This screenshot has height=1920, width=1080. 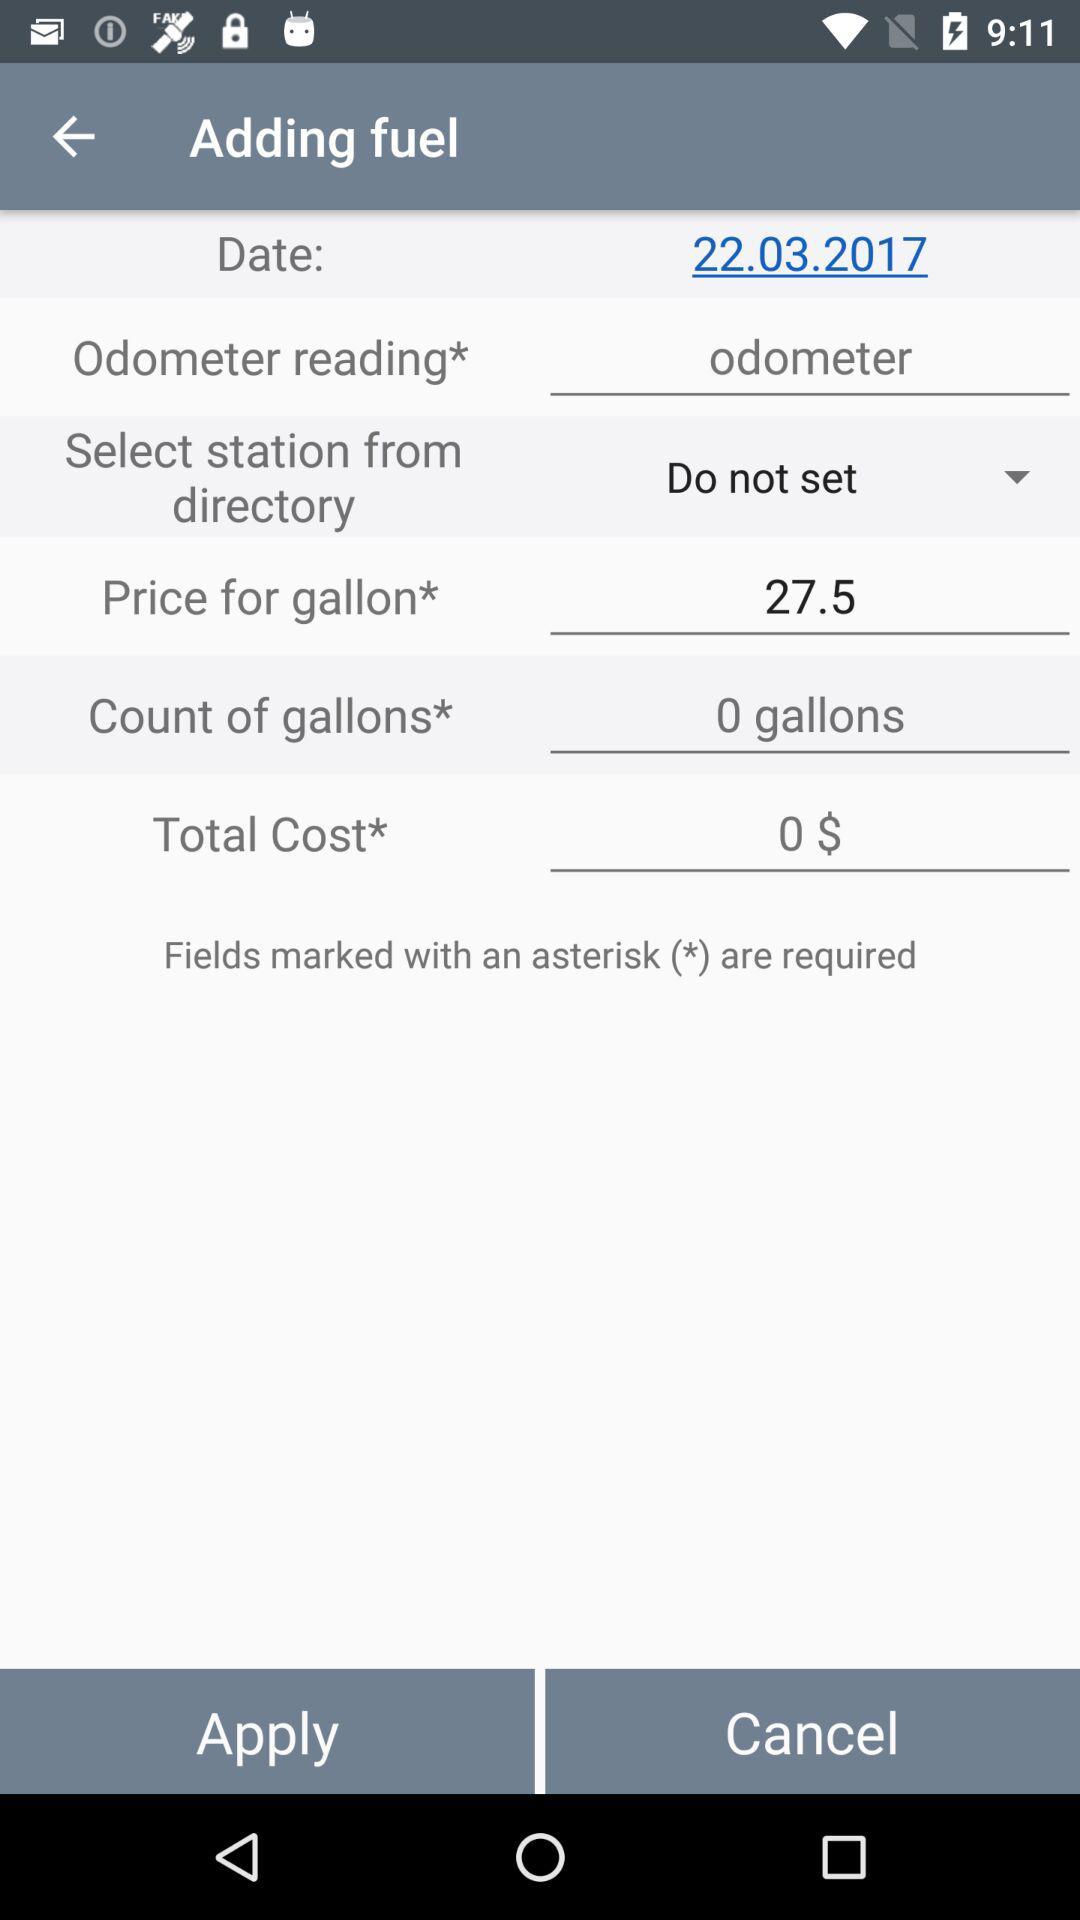 I want to click on insert gallons, so click(x=810, y=714).